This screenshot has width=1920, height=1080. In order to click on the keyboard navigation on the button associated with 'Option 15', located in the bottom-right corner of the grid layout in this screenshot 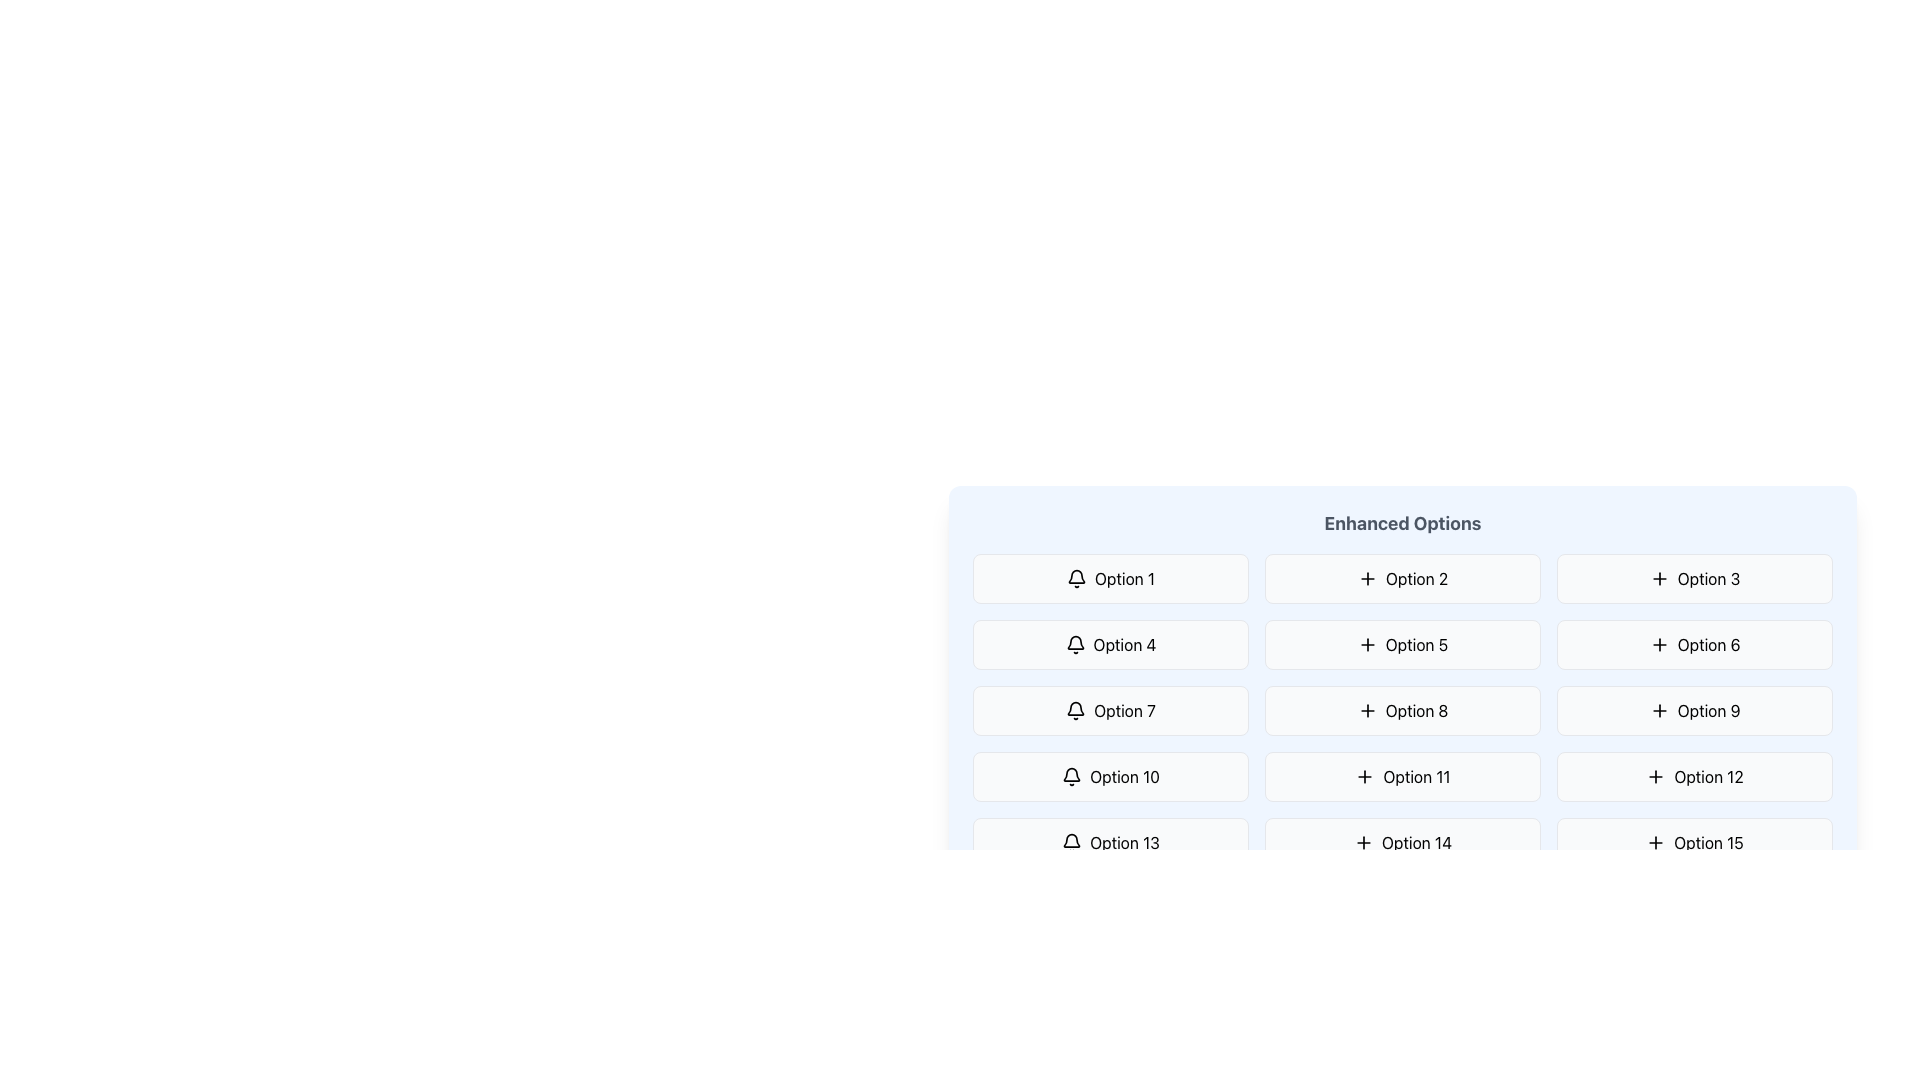, I will do `click(1693, 843)`.